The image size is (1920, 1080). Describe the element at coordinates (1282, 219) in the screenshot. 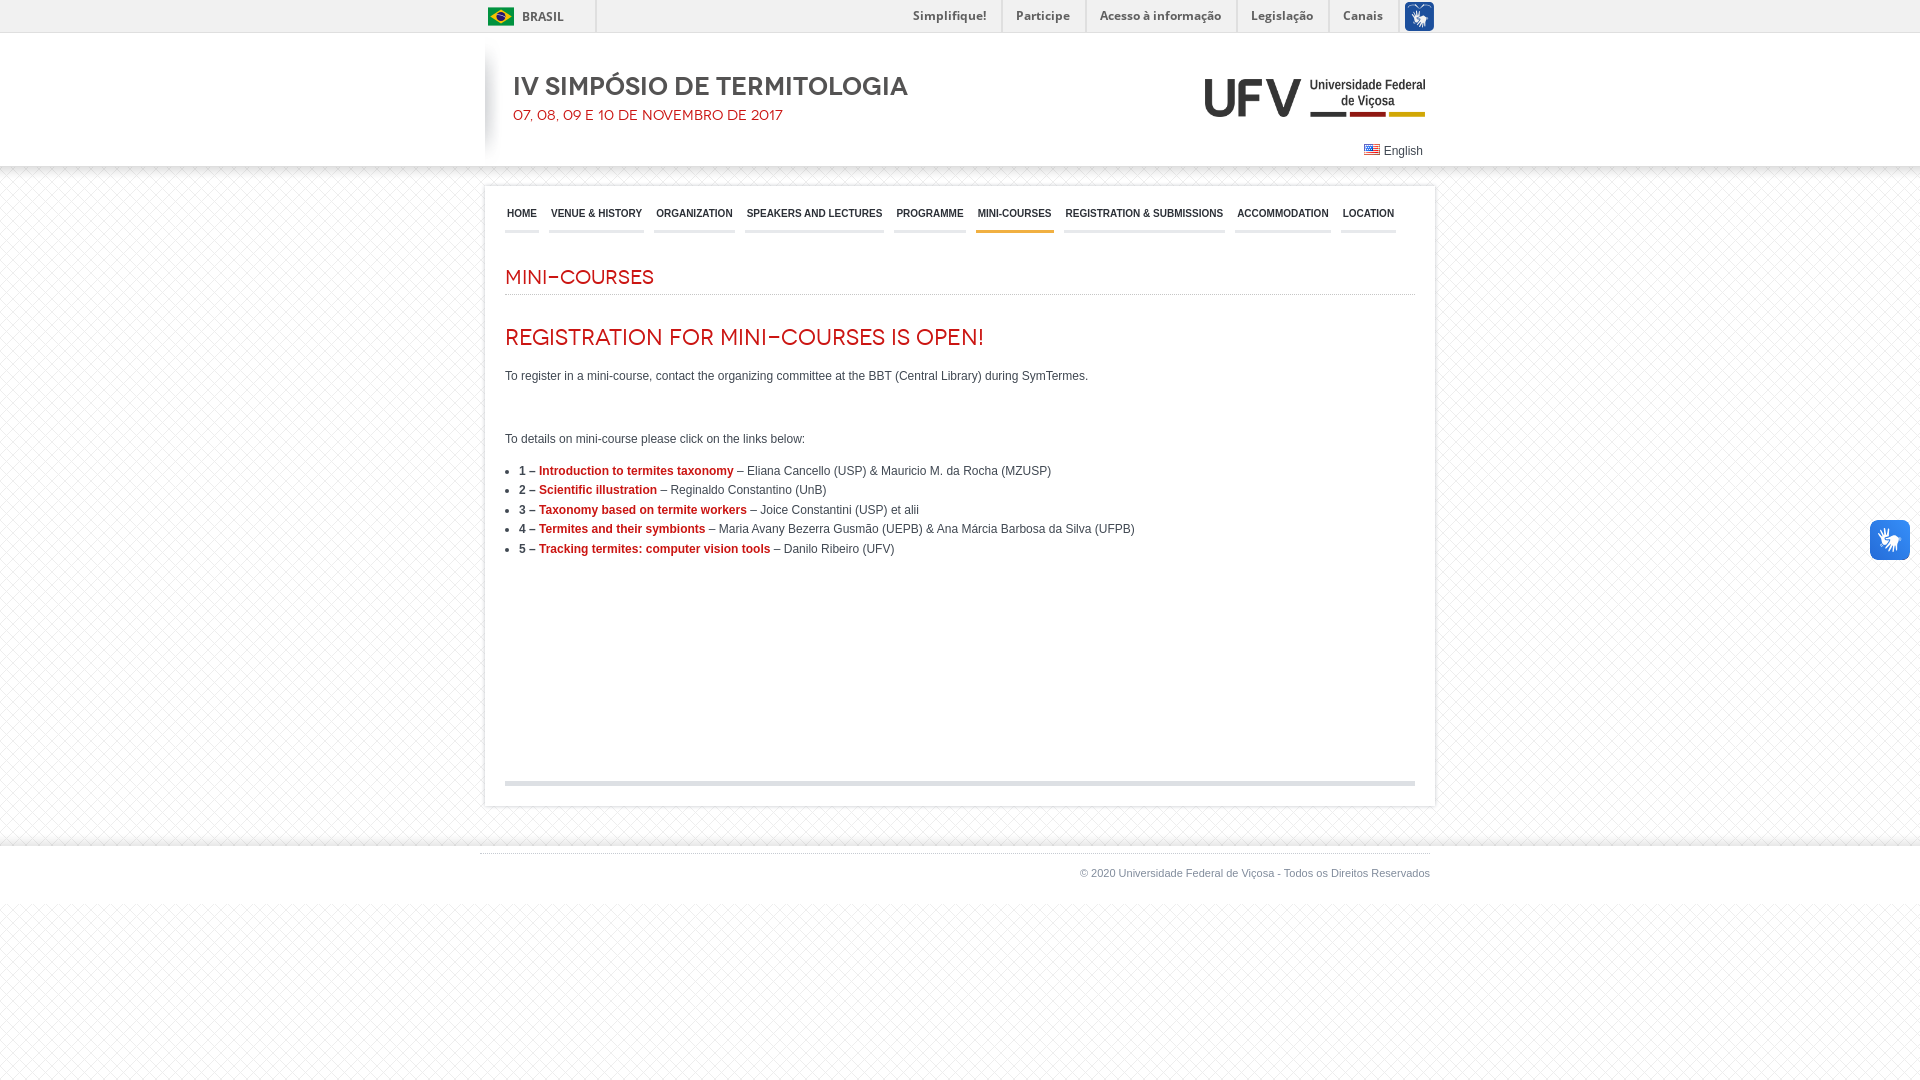

I see `'ACCOMMODATION'` at that location.